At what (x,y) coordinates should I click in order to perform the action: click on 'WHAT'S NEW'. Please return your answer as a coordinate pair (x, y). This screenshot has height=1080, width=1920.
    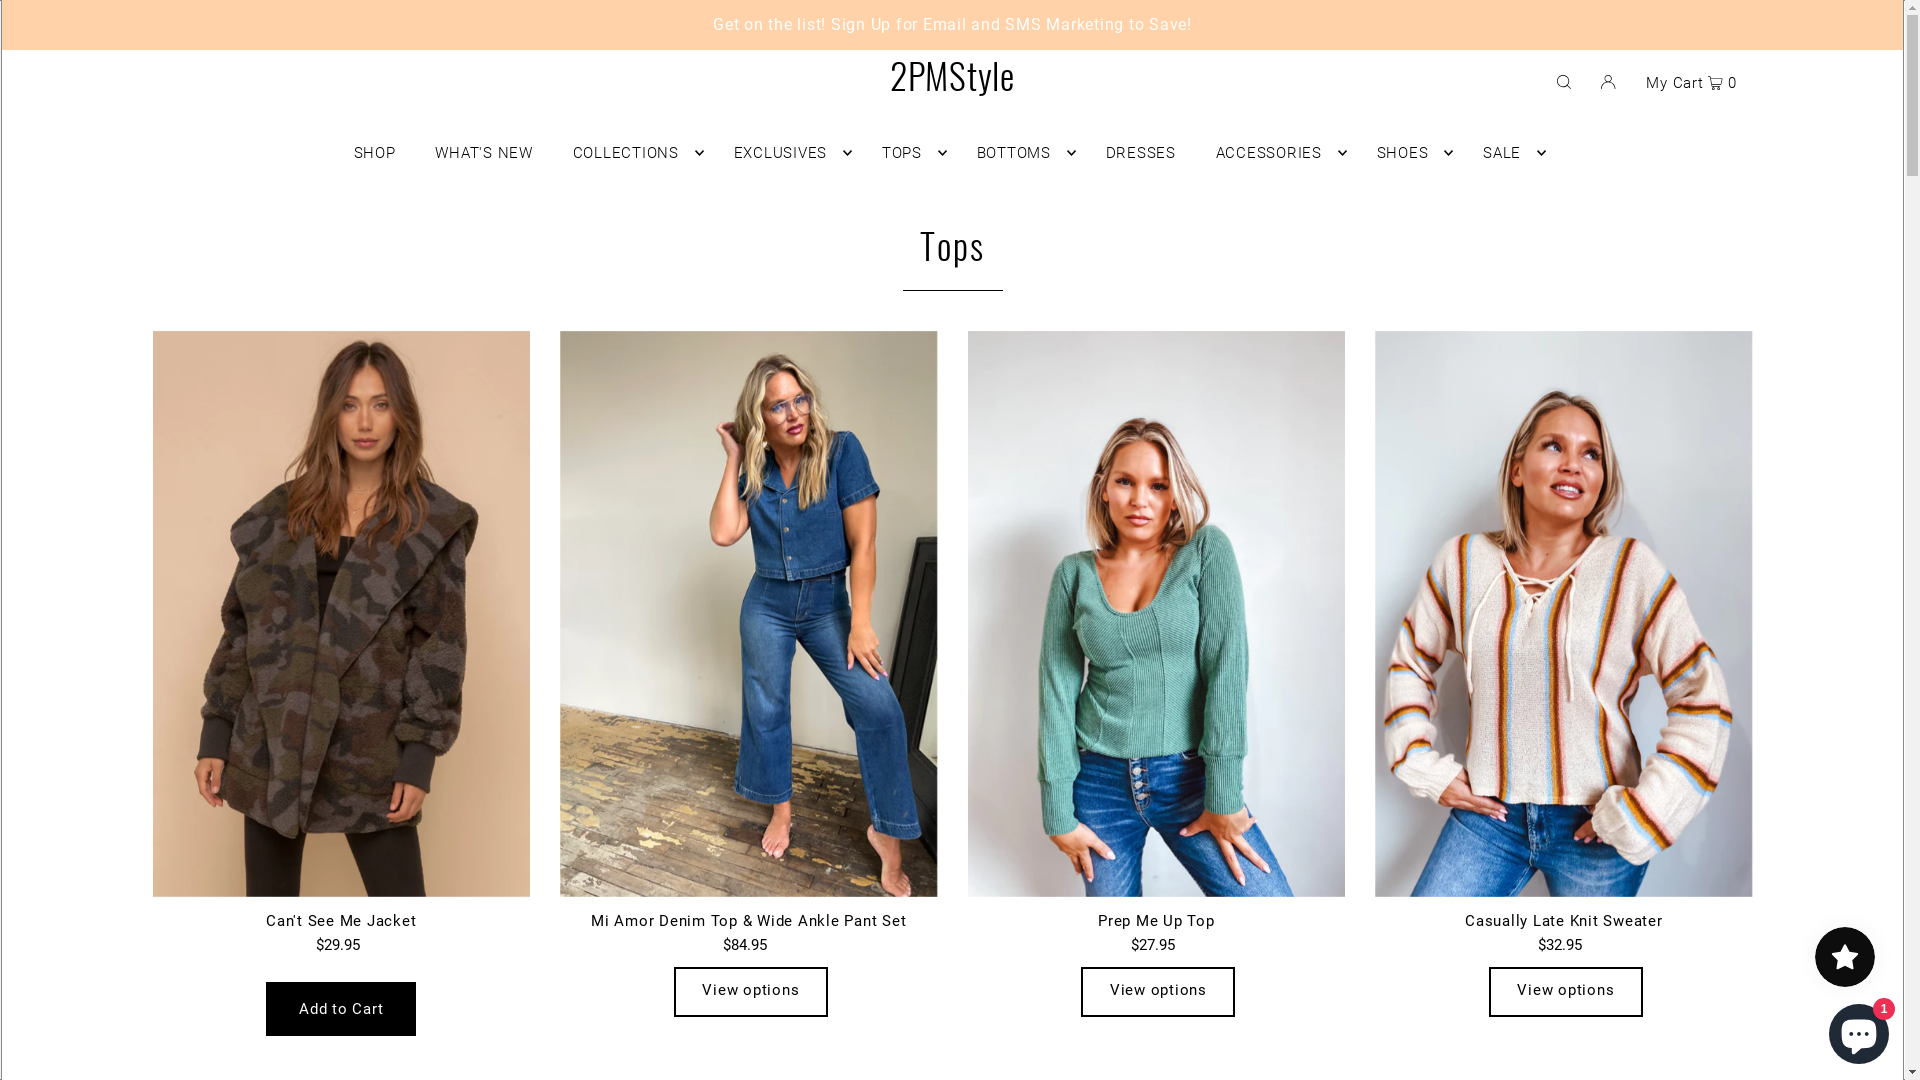
    Looking at the image, I should click on (484, 152).